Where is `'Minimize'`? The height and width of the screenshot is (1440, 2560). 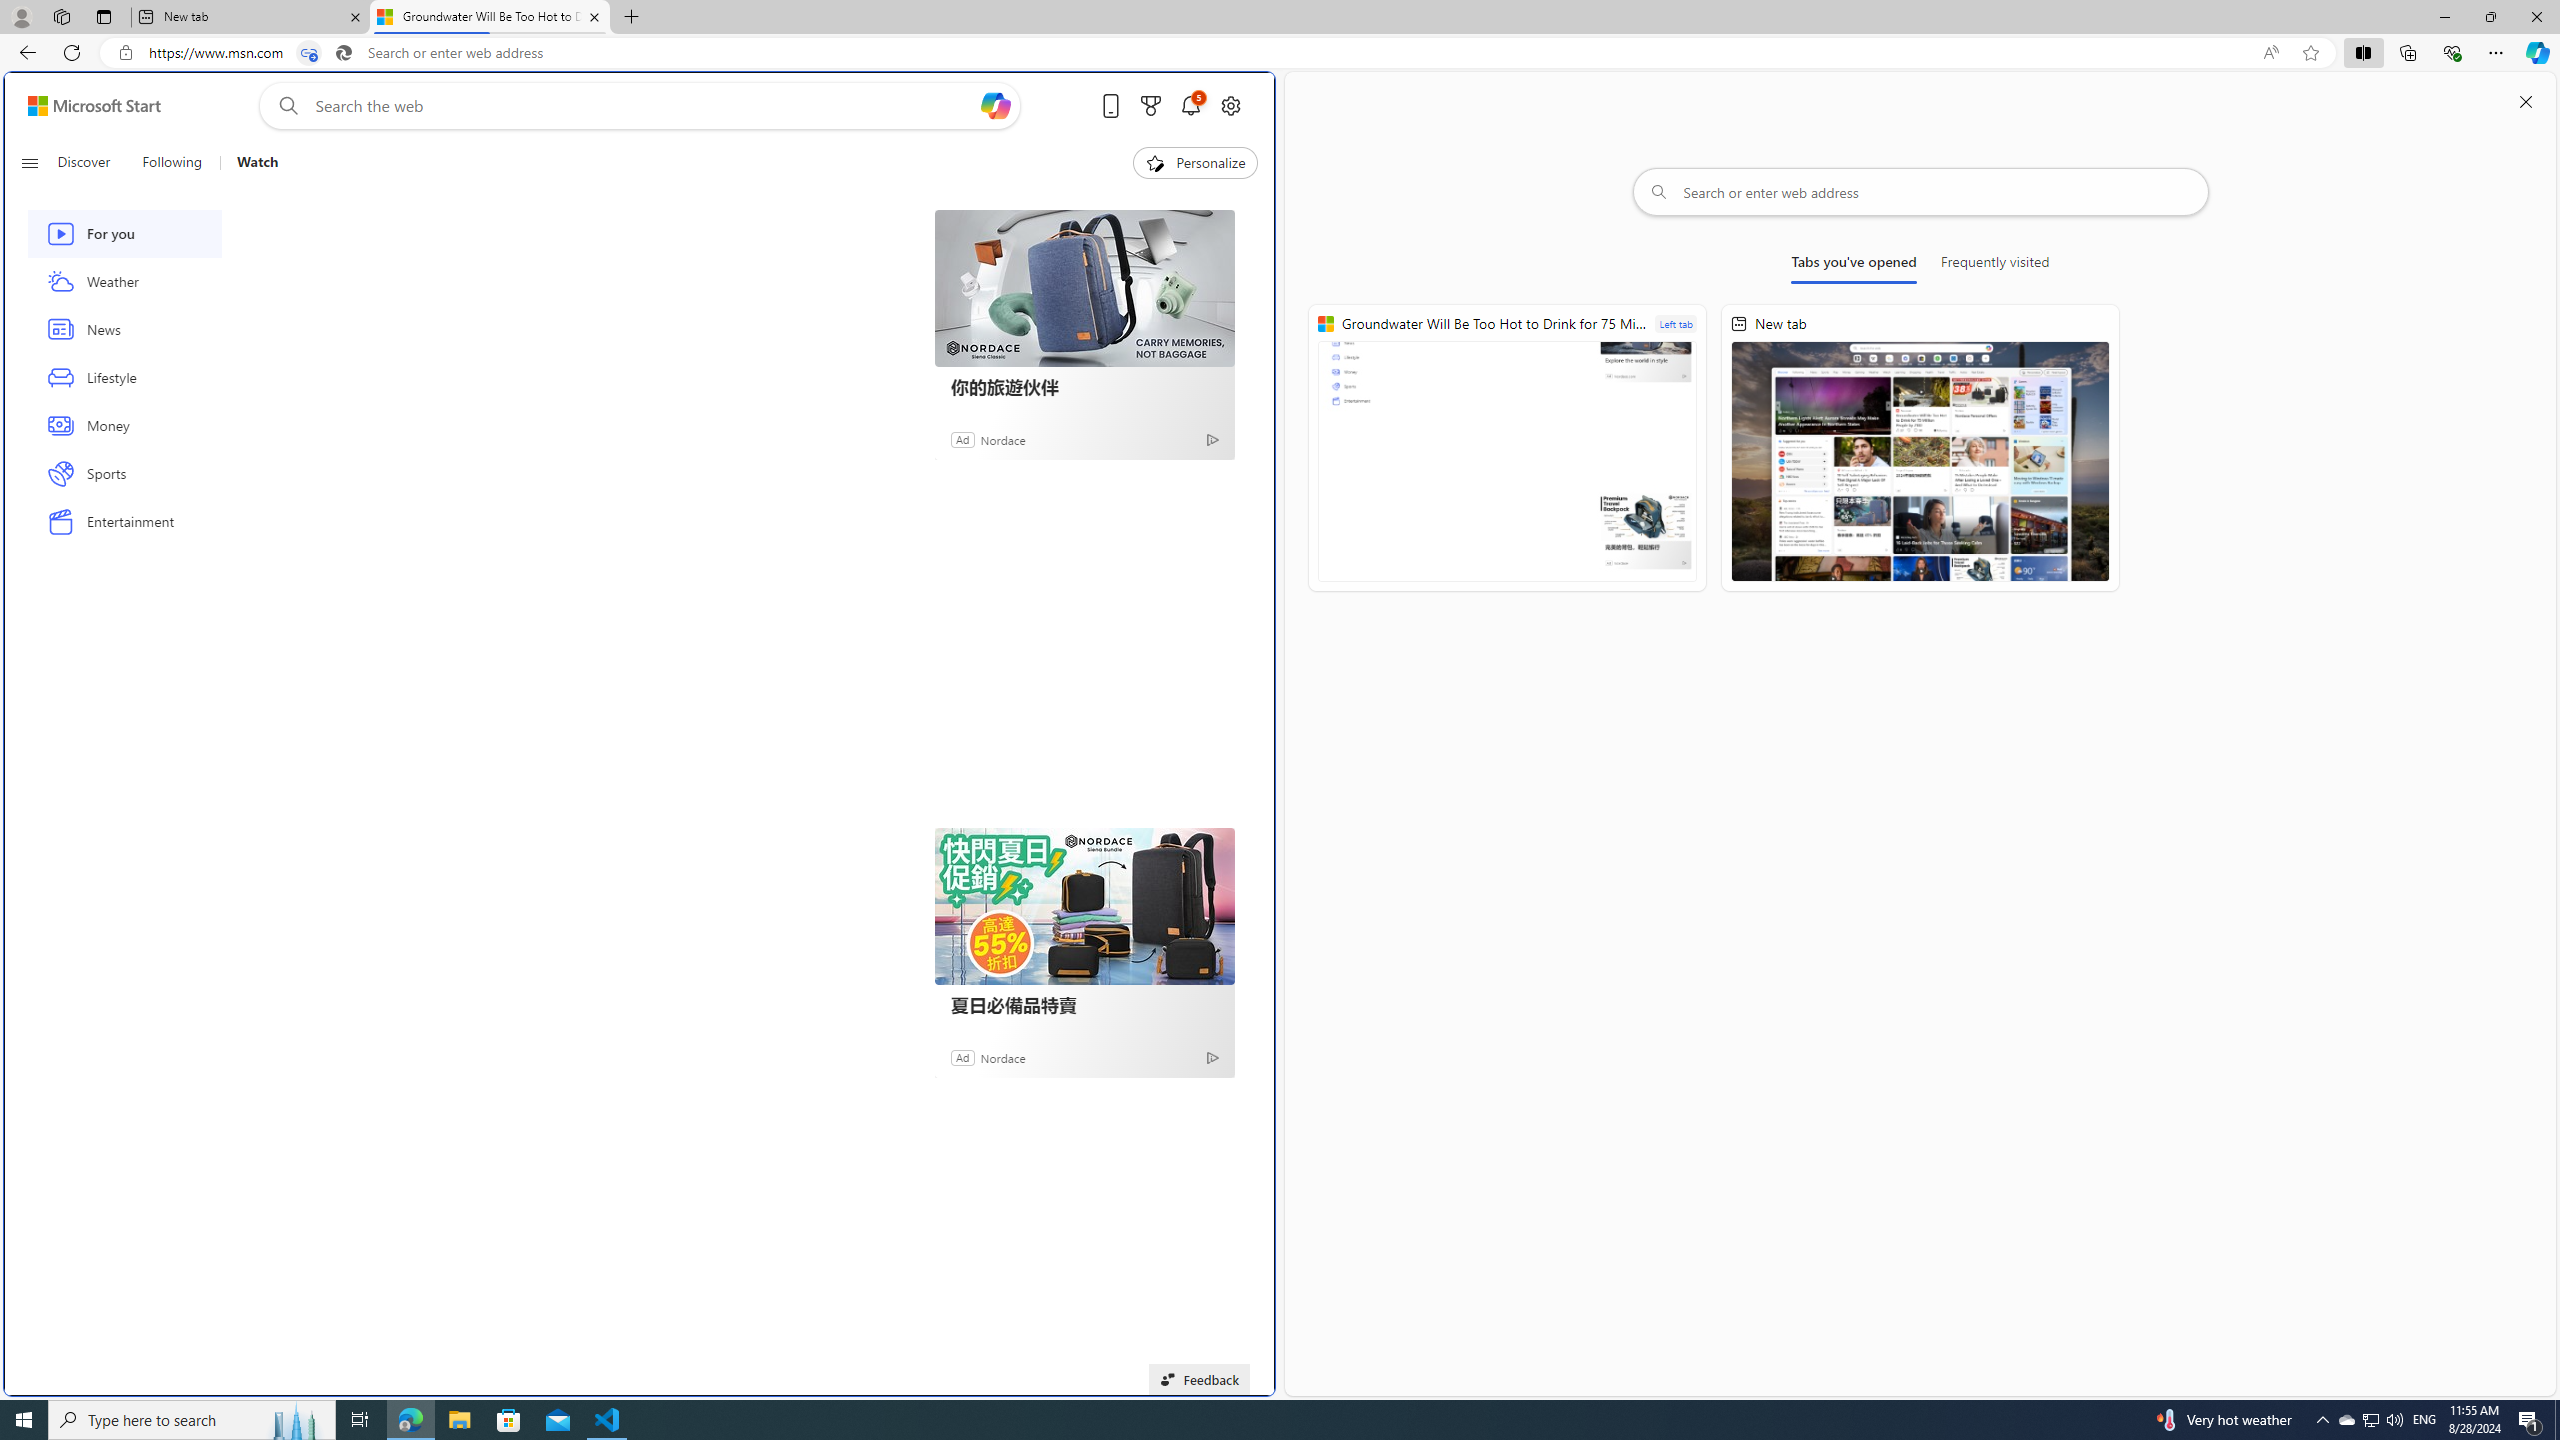 'Minimize' is located at coordinates (2443, 16).